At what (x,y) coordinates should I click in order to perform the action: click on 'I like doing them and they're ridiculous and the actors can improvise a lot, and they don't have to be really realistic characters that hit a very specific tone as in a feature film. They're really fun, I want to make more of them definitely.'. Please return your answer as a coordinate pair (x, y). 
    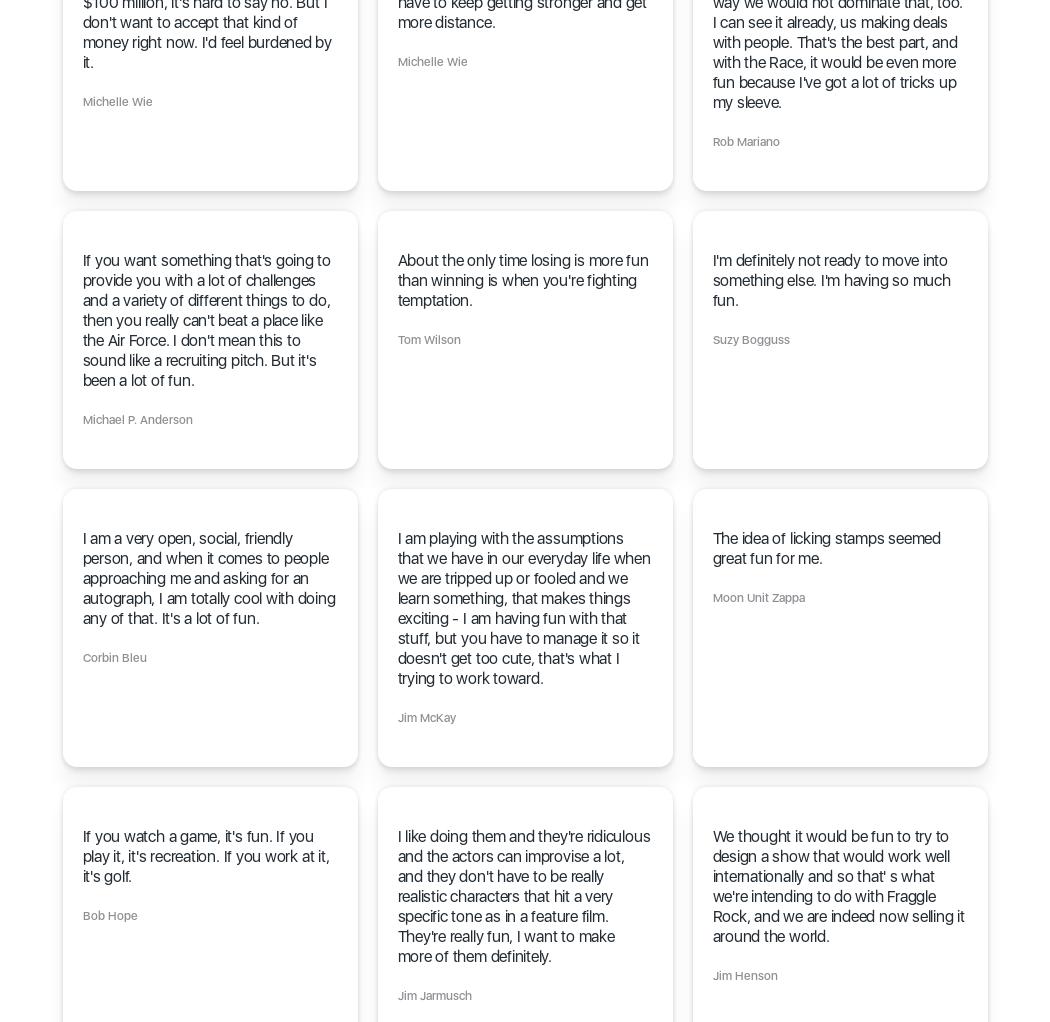
    Looking at the image, I should click on (522, 895).